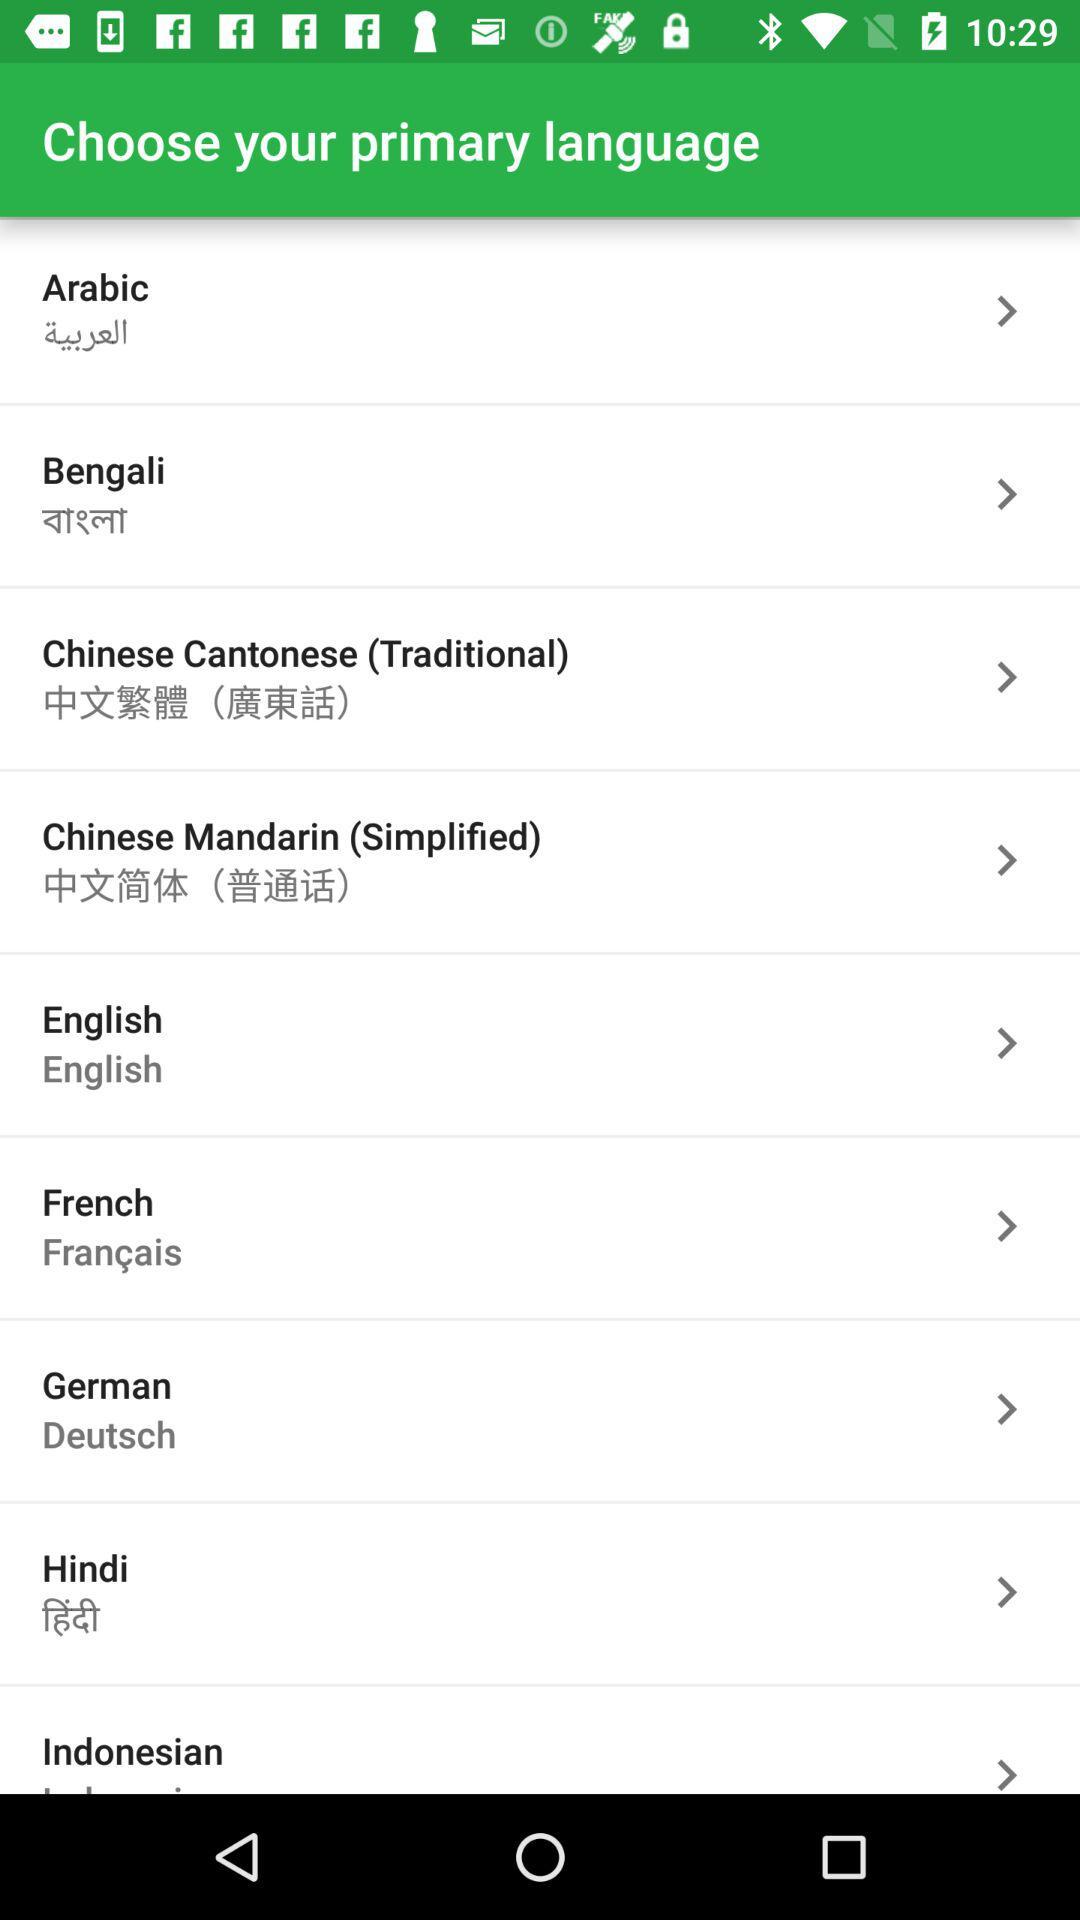  Describe the element at coordinates (1017, 1408) in the screenshot. I see `go next page` at that location.